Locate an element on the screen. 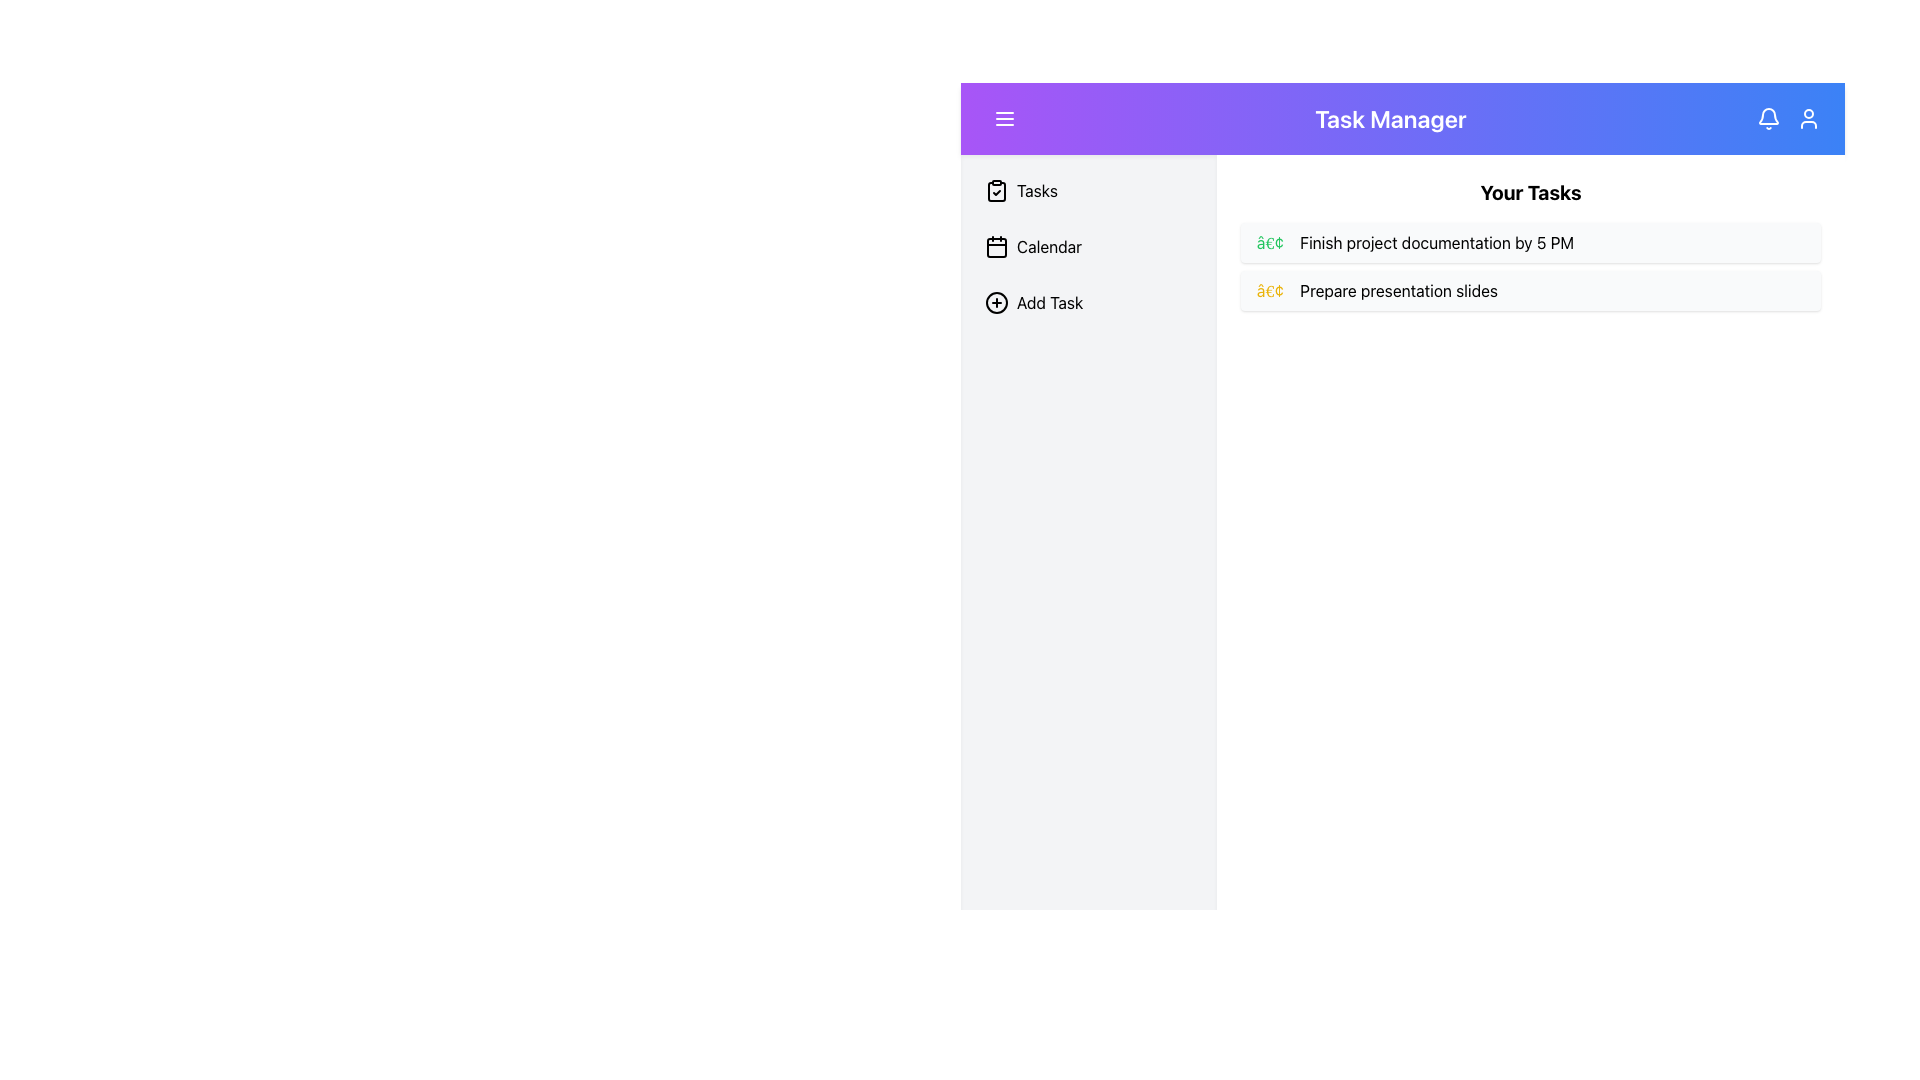 The width and height of the screenshot is (1920, 1080). the 'Add New Task' button located in the left sidebar, which is the third interactive item below 'Tasks' and 'Calendar' is located at coordinates (1034, 303).